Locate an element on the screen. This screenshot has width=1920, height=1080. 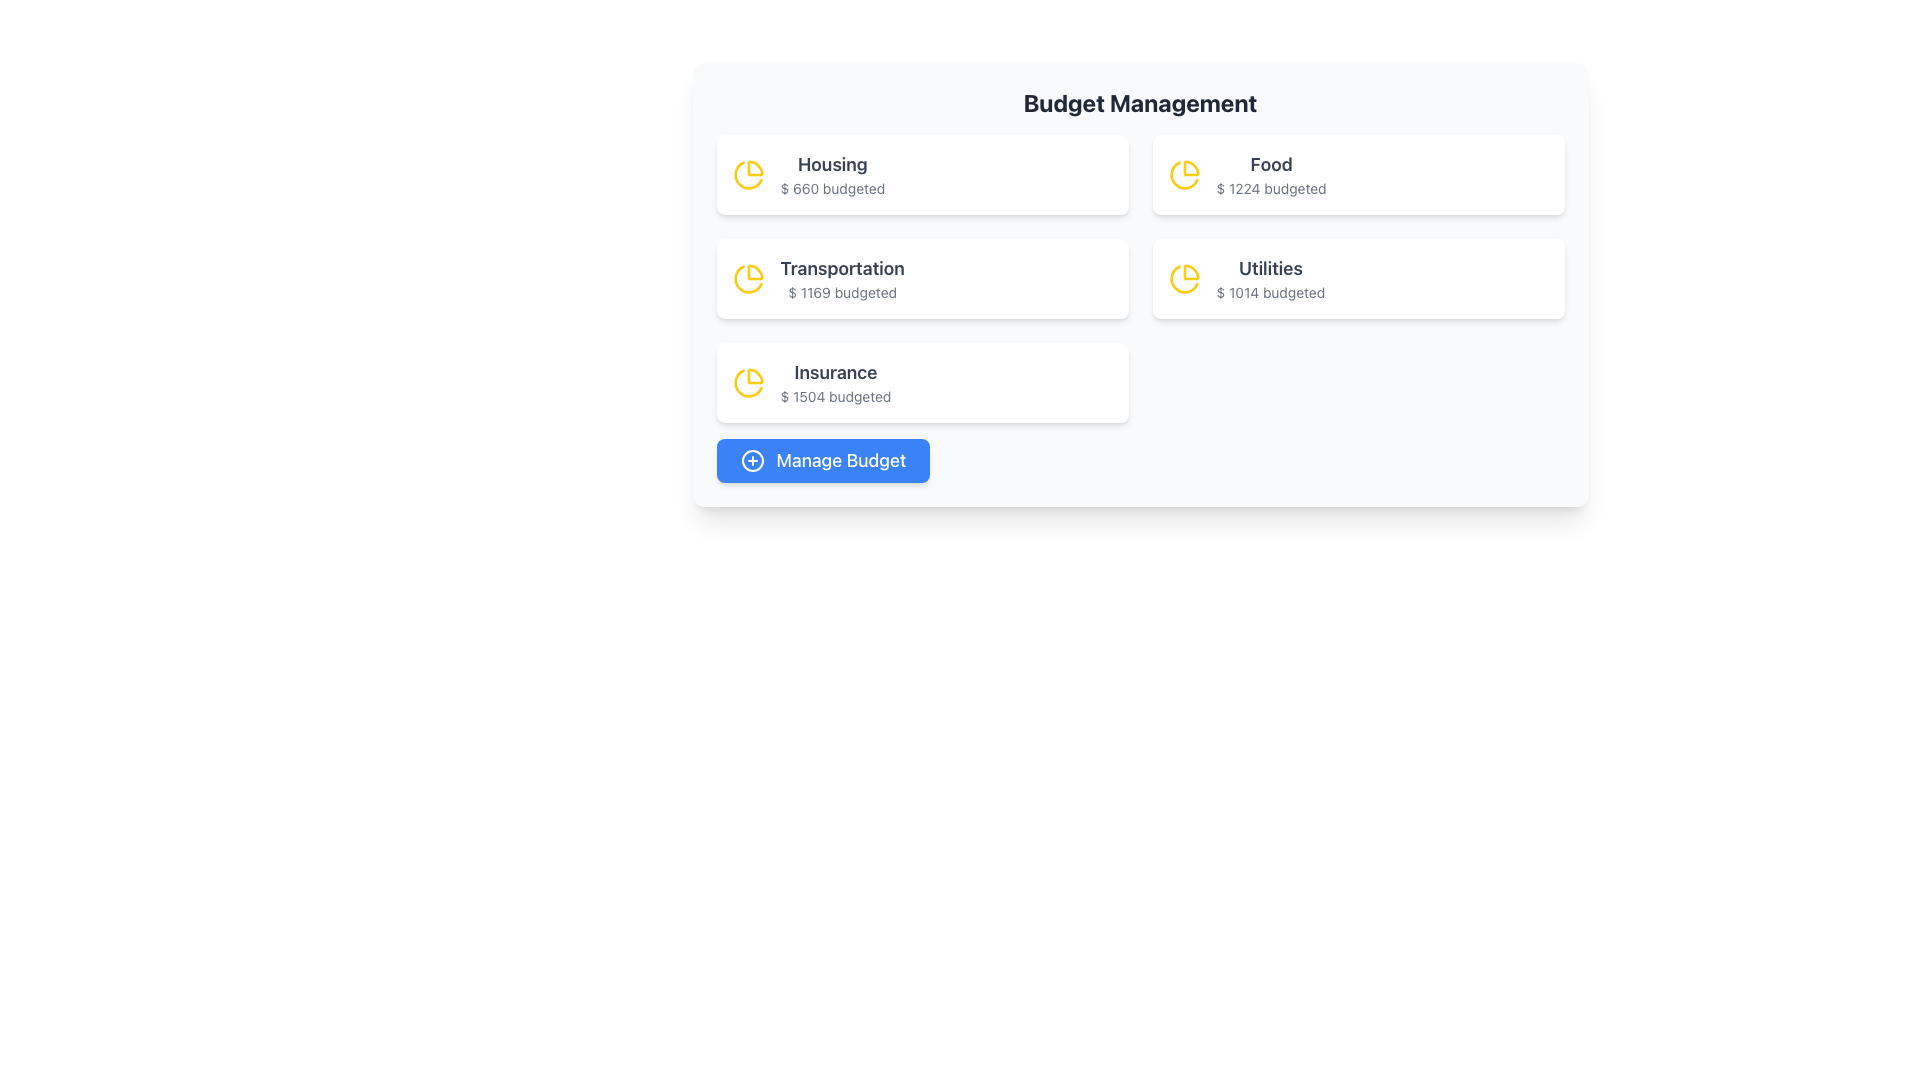
the 'Housing' budget category icon located within the 'Budget Management' panel, which visually represents the housing budget is located at coordinates (747, 173).